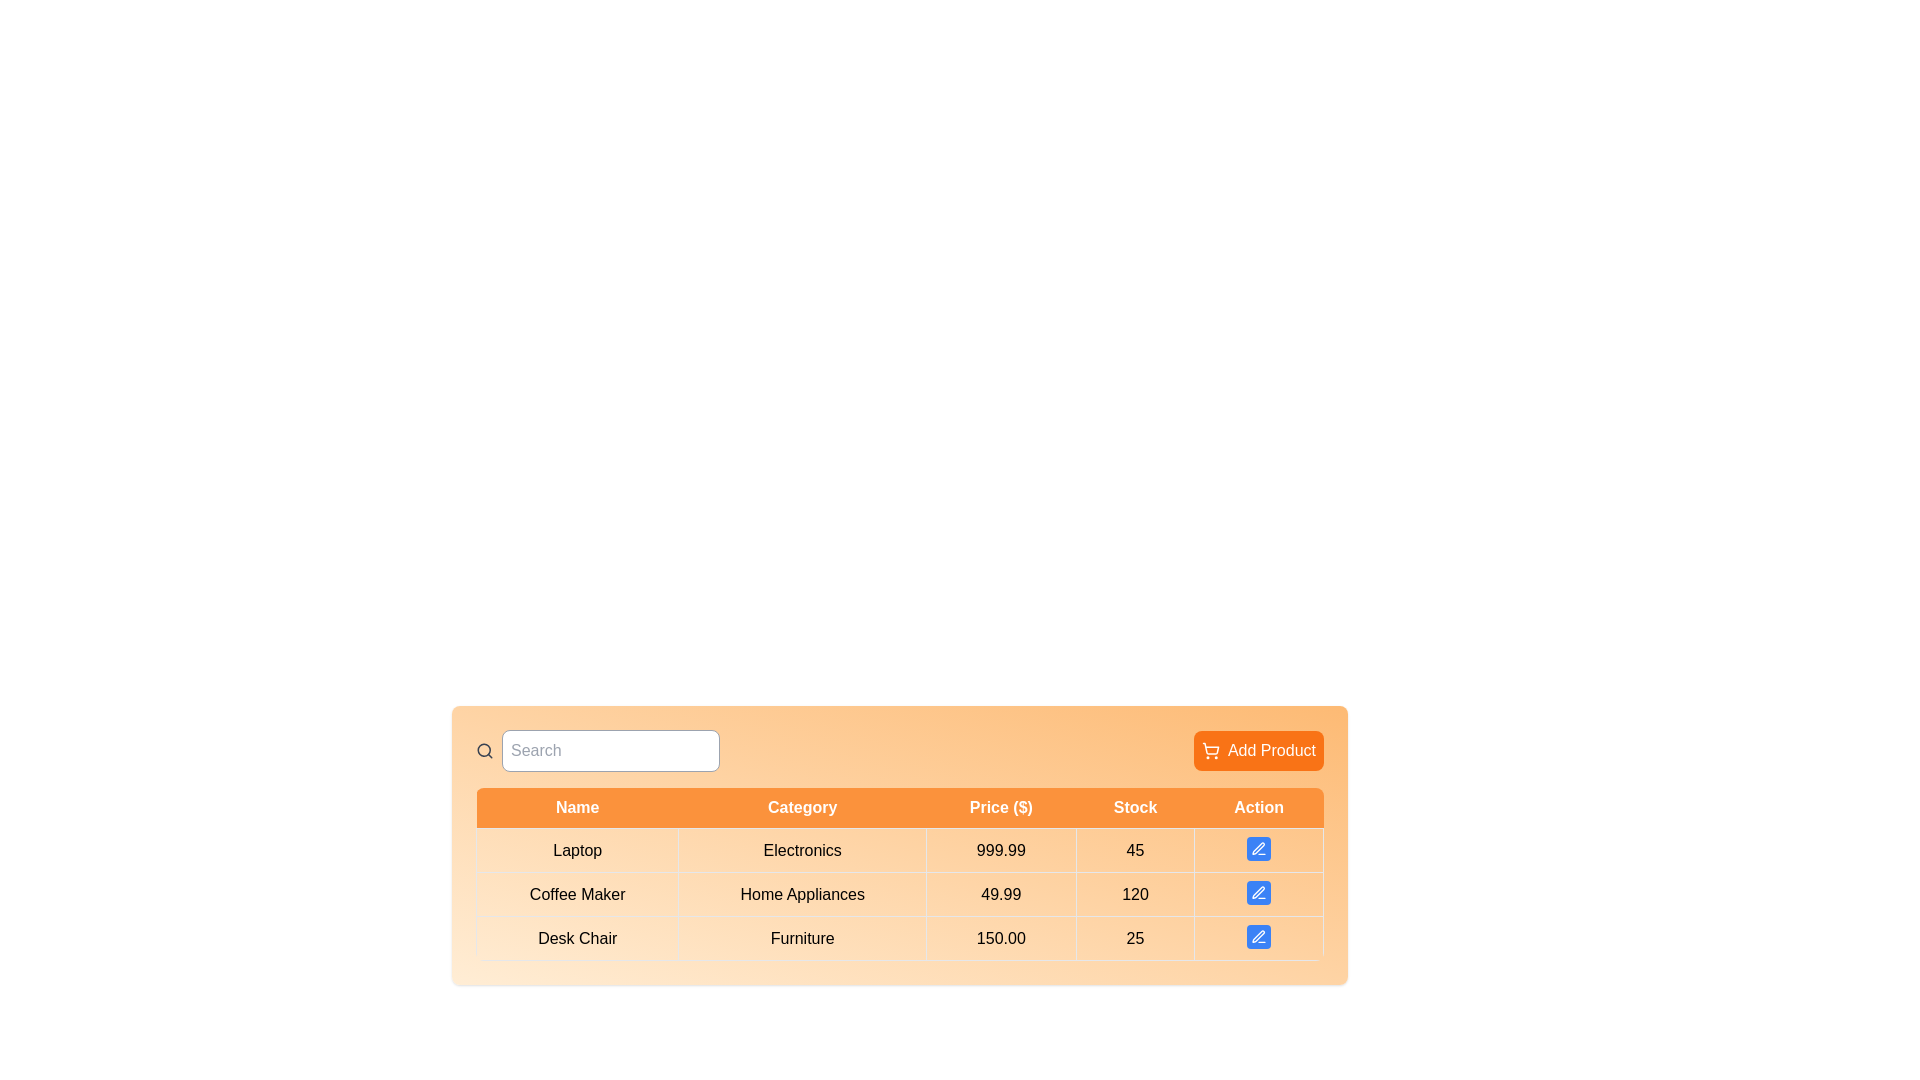 The width and height of the screenshot is (1920, 1080). I want to click on the magnifying glass icon, which is styled with rounded strokes and a grayish color, located to the left of the 'Search' text input field in the orange segment of the interface, so click(484, 751).